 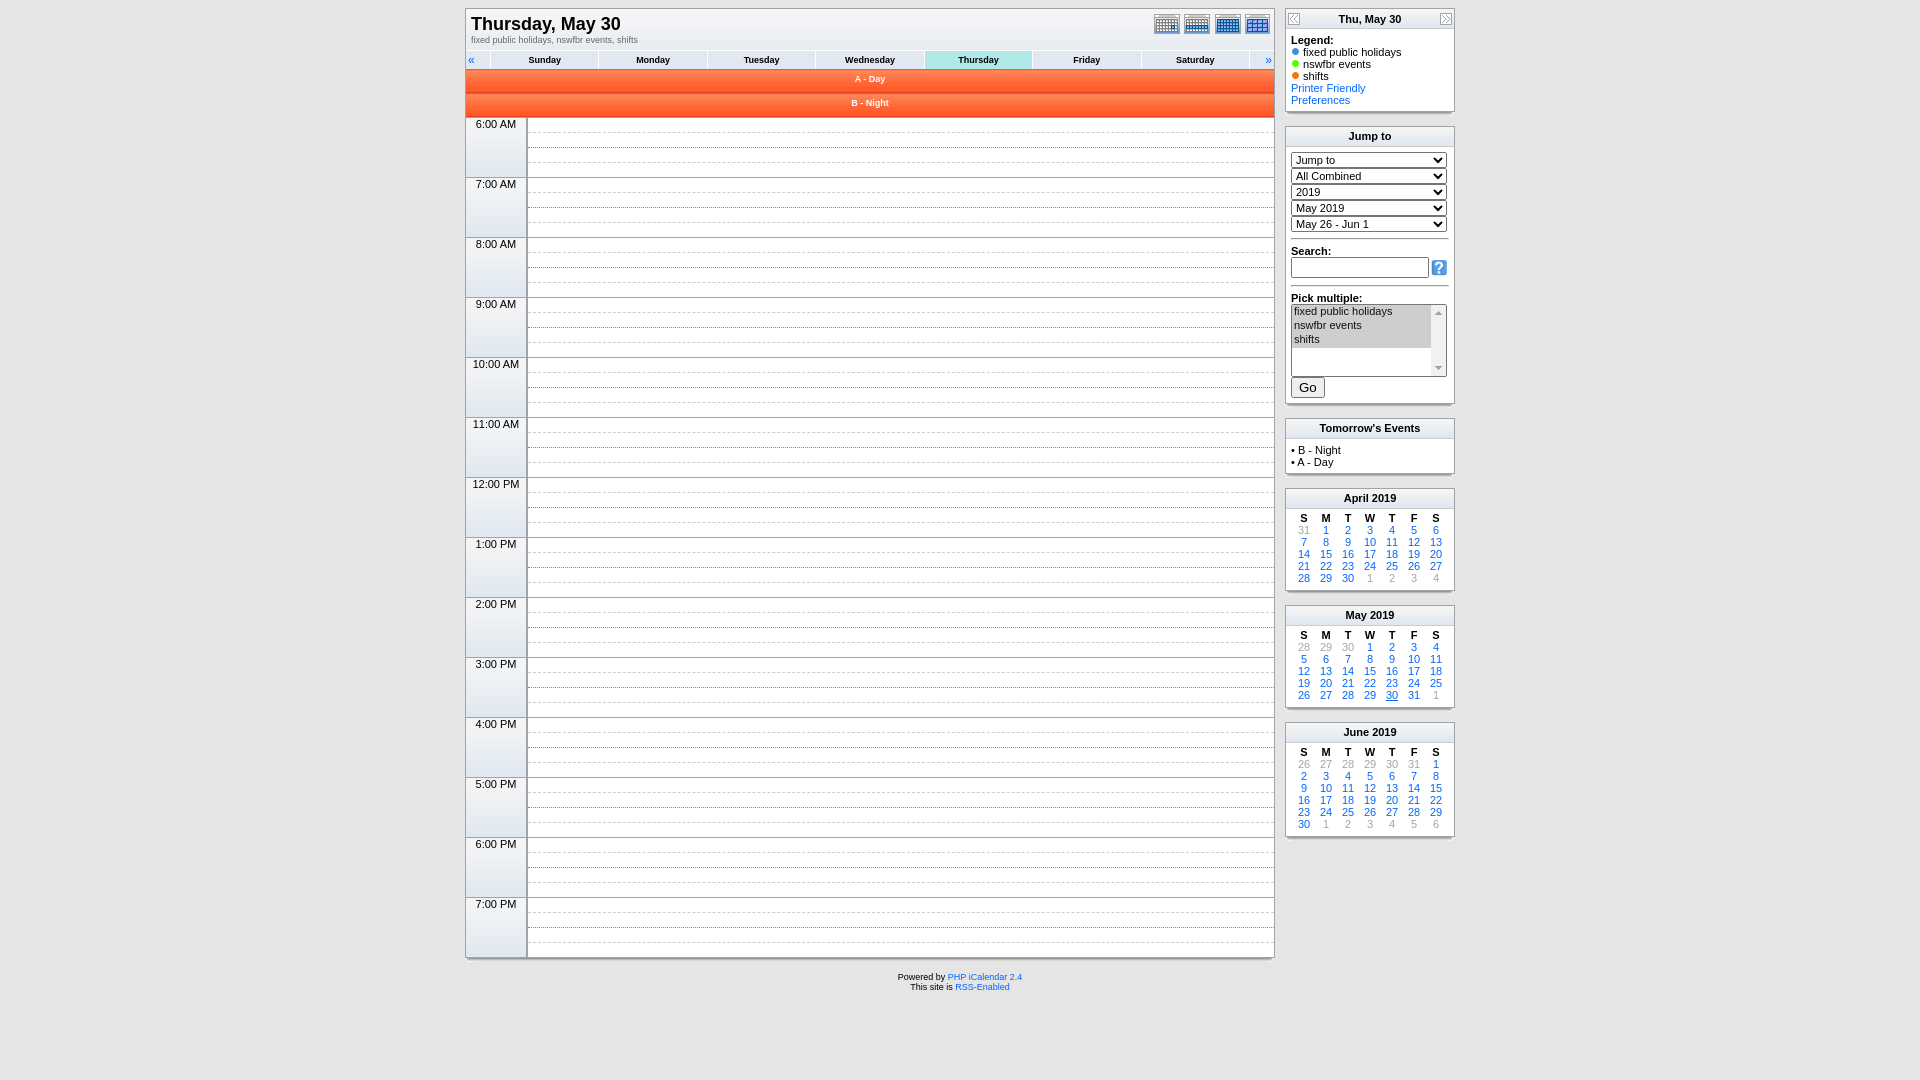 I want to click on 'Day', so click(x=1169, y=23).